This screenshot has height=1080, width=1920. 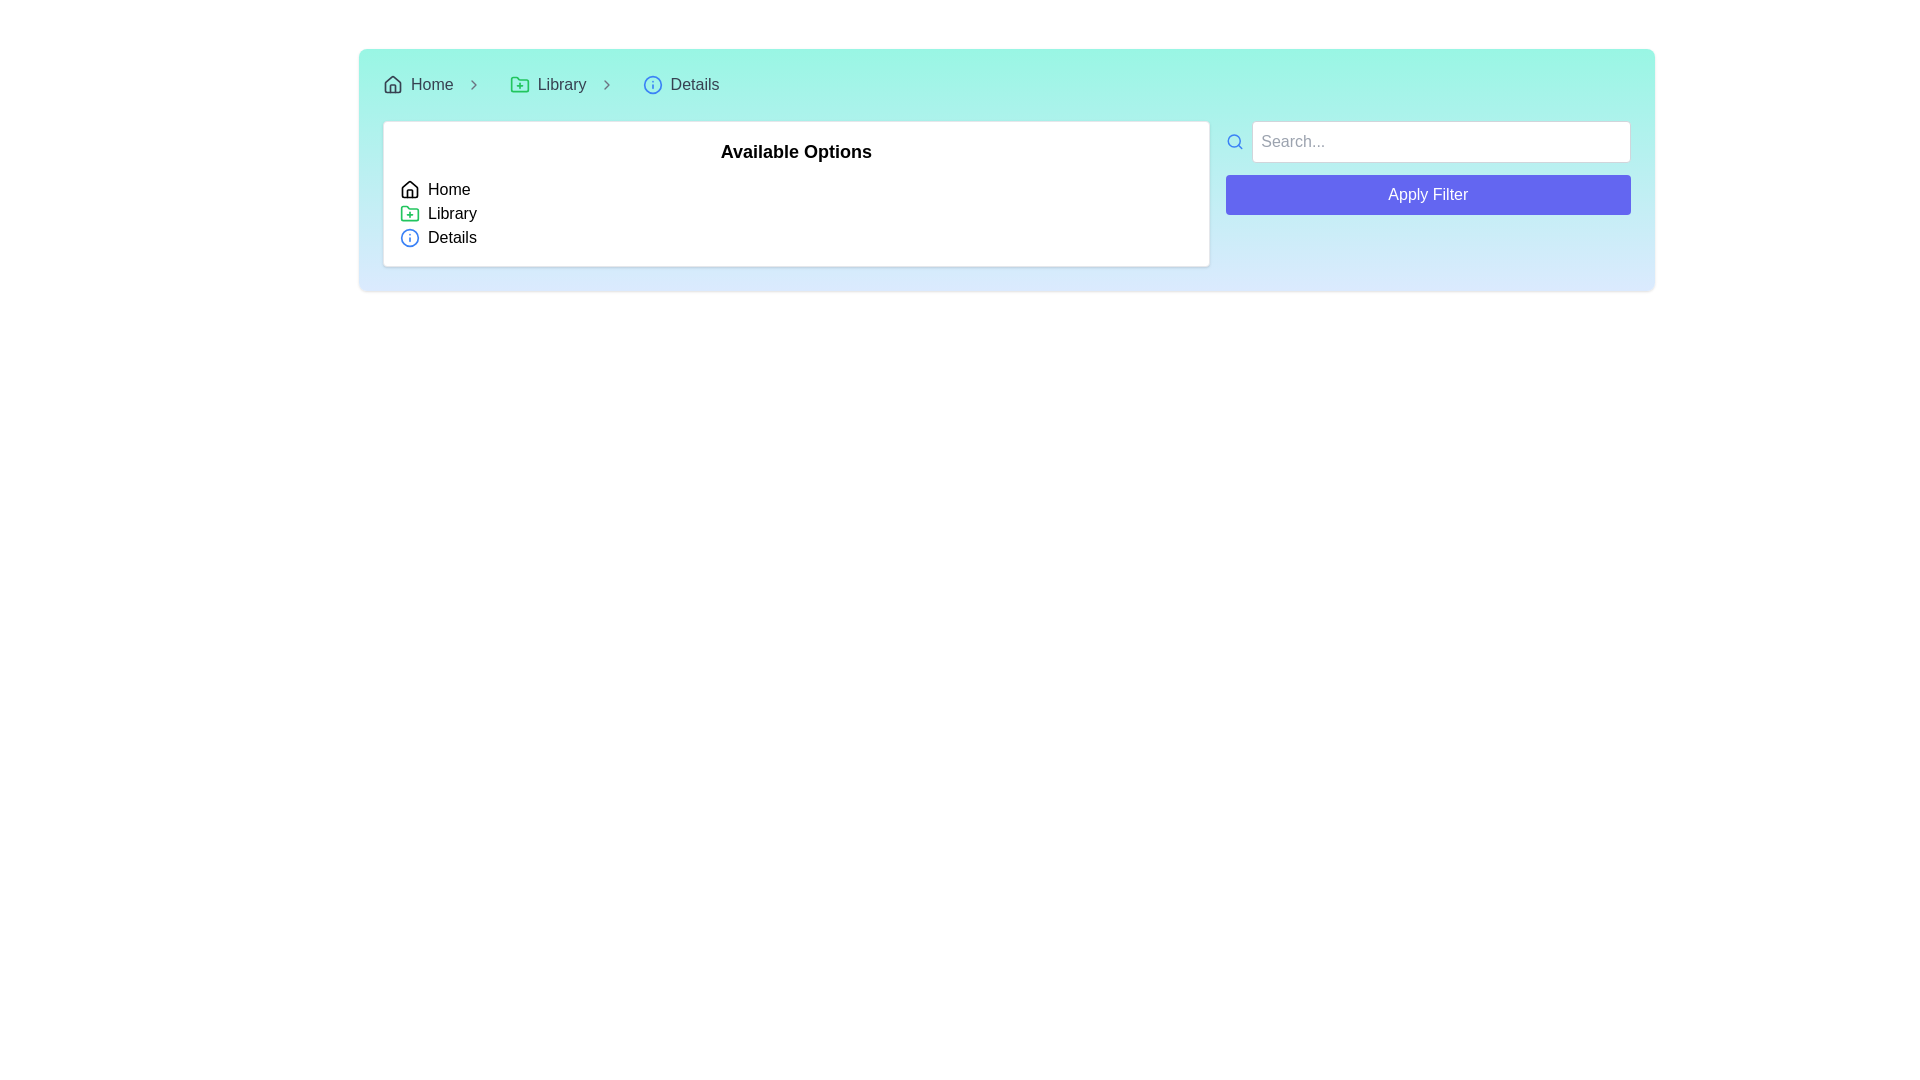 What do you see at coordinates (566, 83) in the screenshot?
I see `the interactive link for the 'Library' section in the breadcrumb navigation bar` at bounding box center [566, 83].